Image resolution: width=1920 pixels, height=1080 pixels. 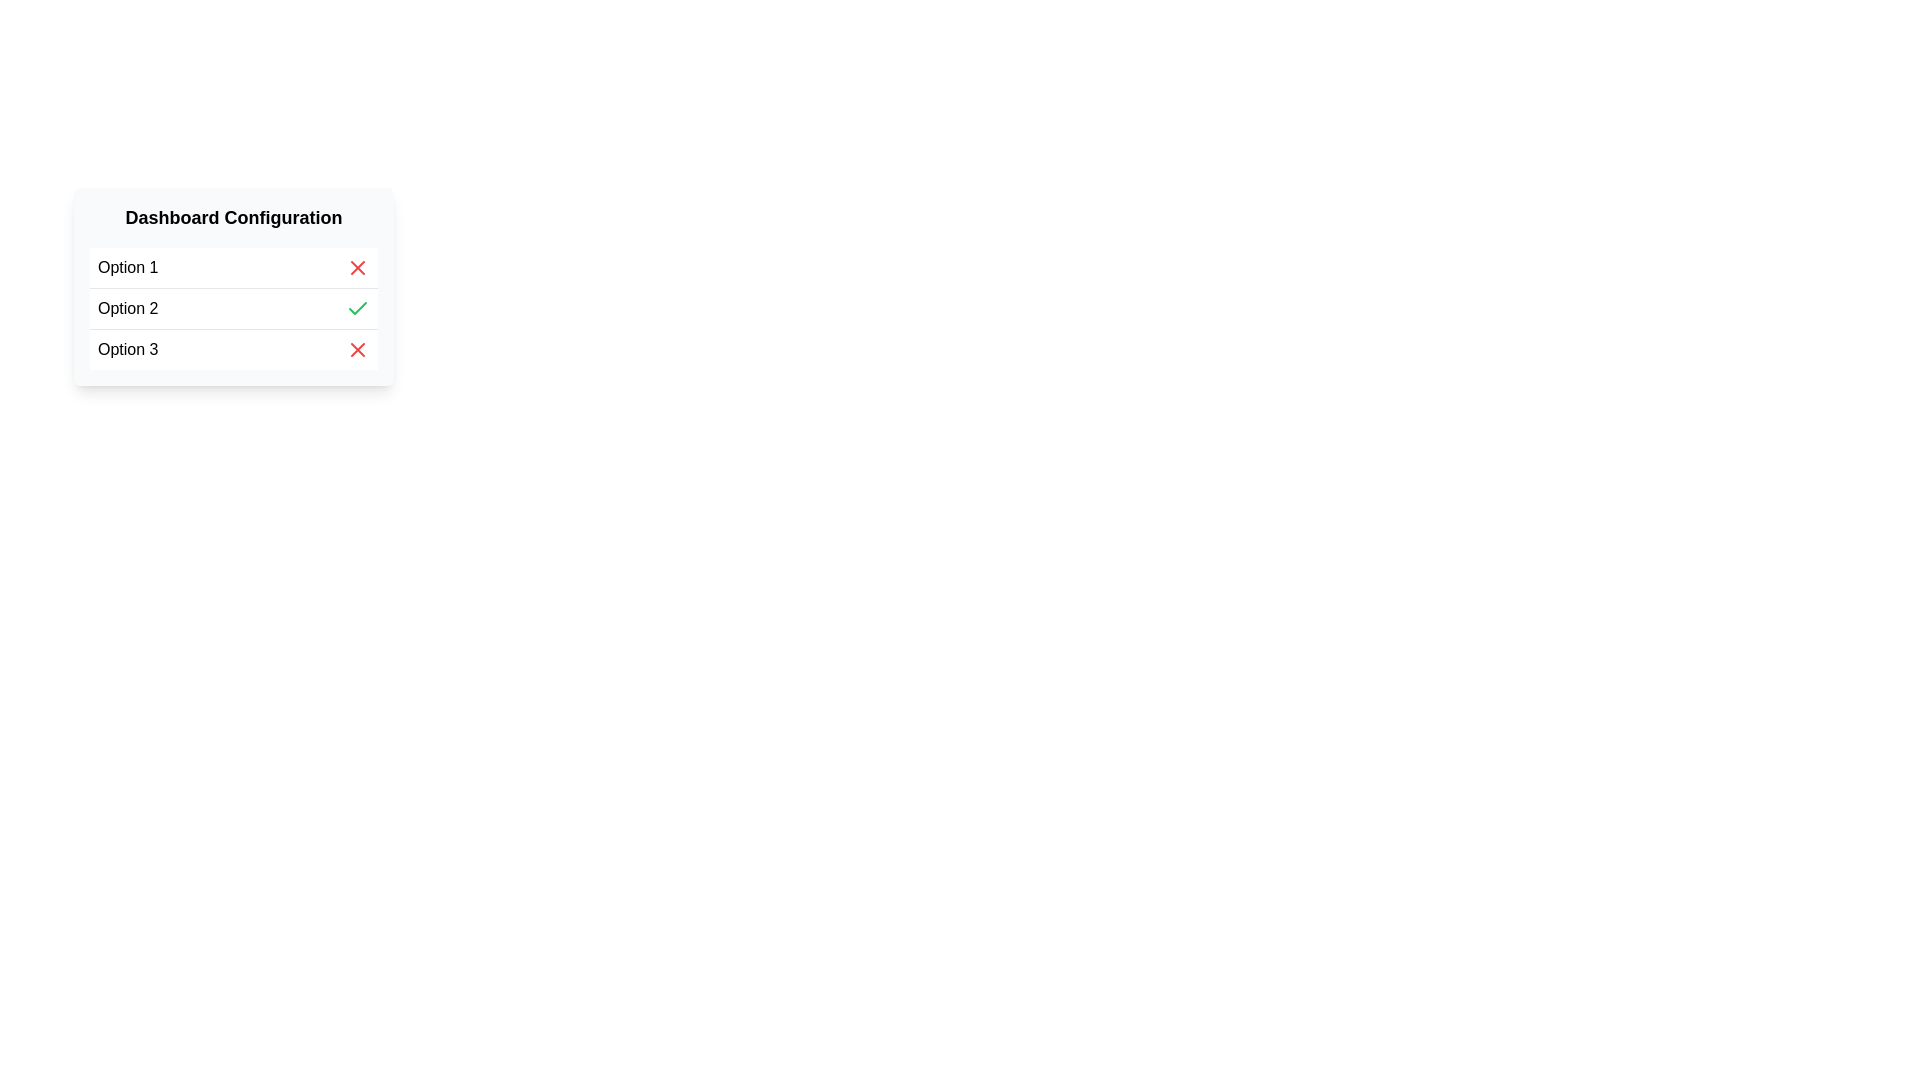 What do you see at coordinates (358, 266) in the screenshot?
I see `the red 'X' icon located in the rightmost section of the 'Option 1' item` at bounding box center [358, 266].